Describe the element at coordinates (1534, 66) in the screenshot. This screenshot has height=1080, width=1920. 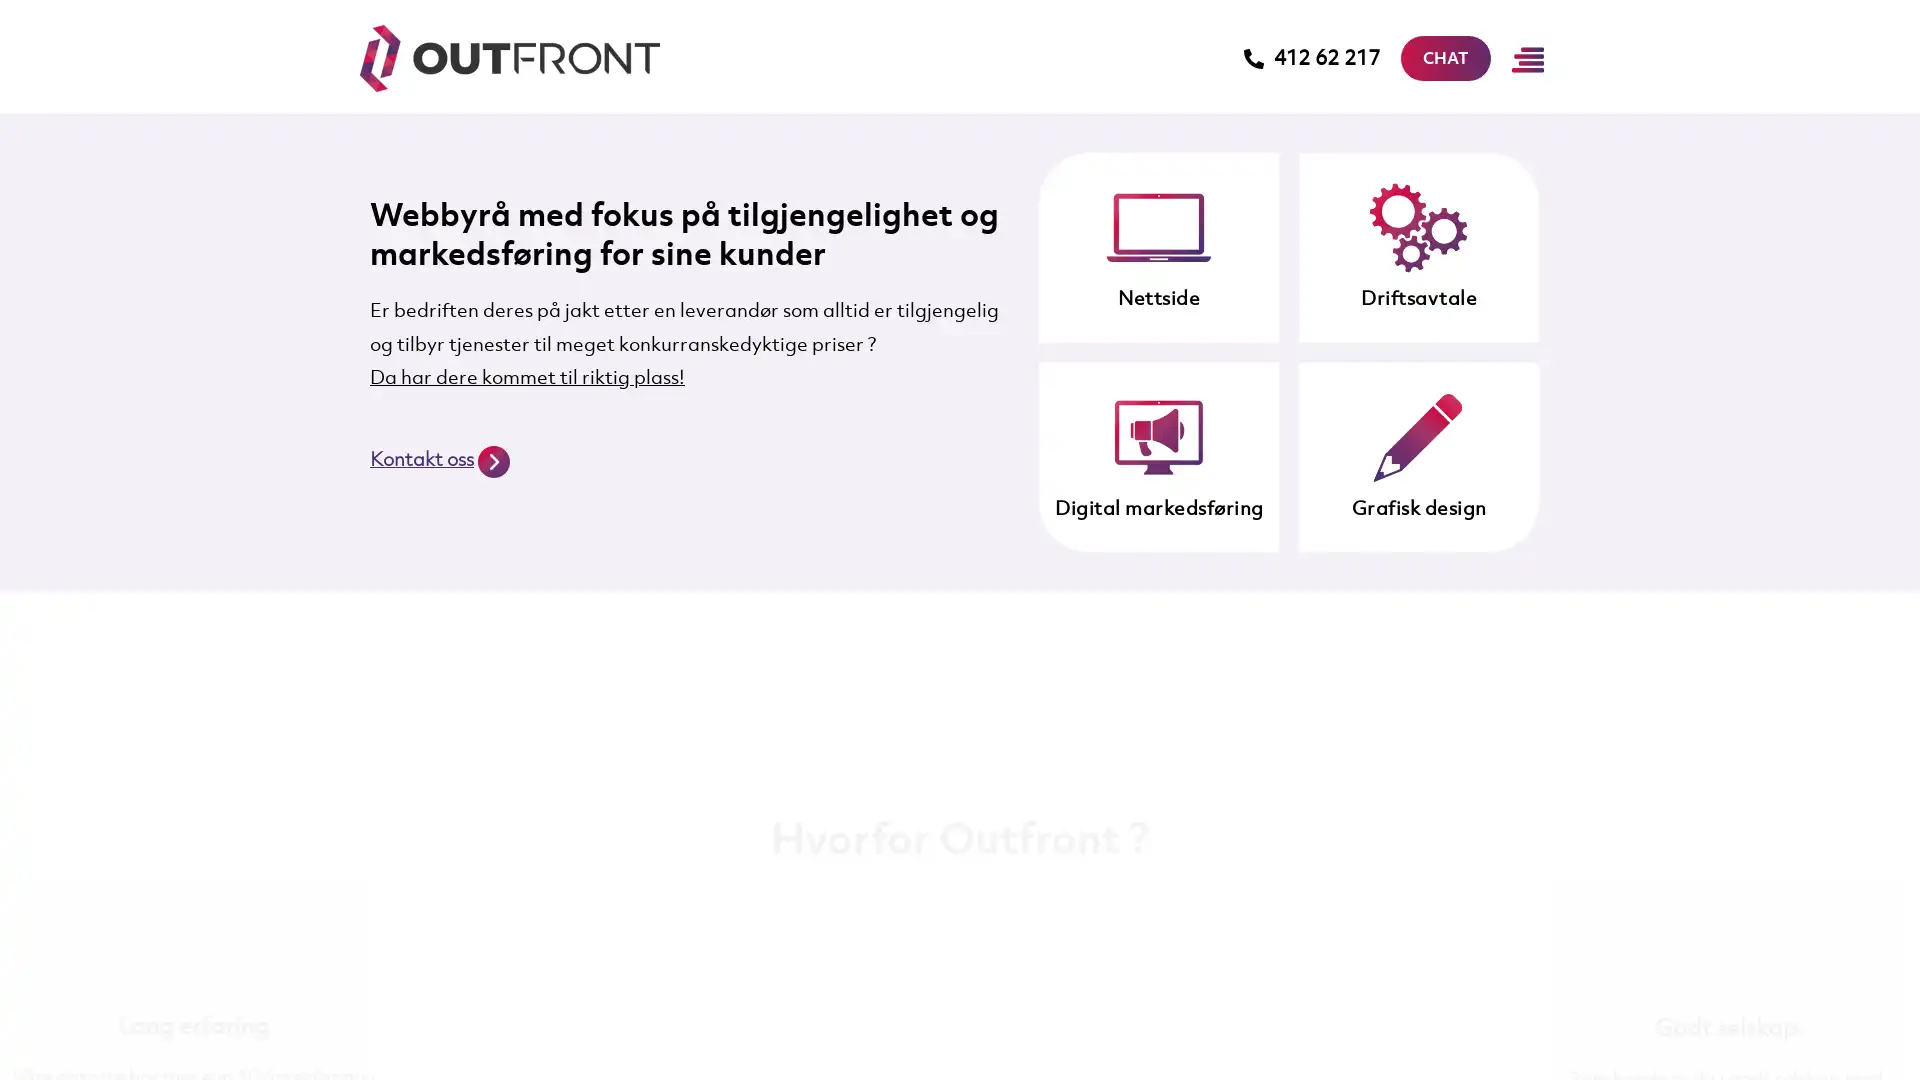
I see `Main Menu` at that location.